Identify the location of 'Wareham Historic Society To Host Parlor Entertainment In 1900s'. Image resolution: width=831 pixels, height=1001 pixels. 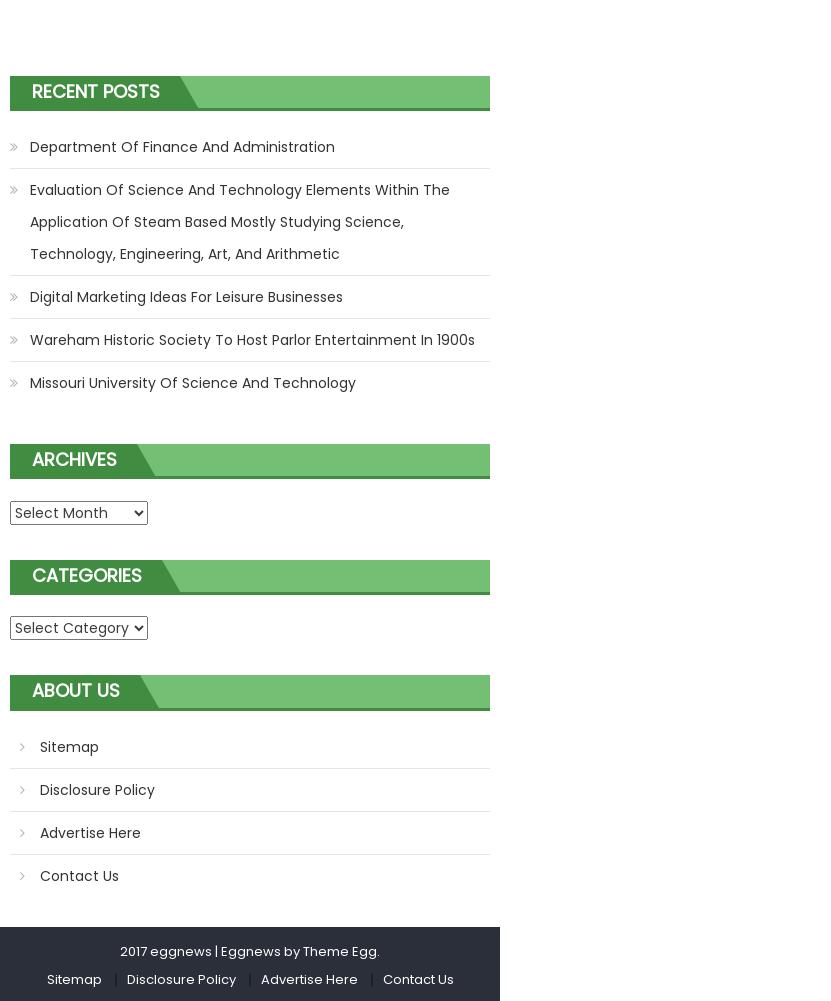
(29, 340).